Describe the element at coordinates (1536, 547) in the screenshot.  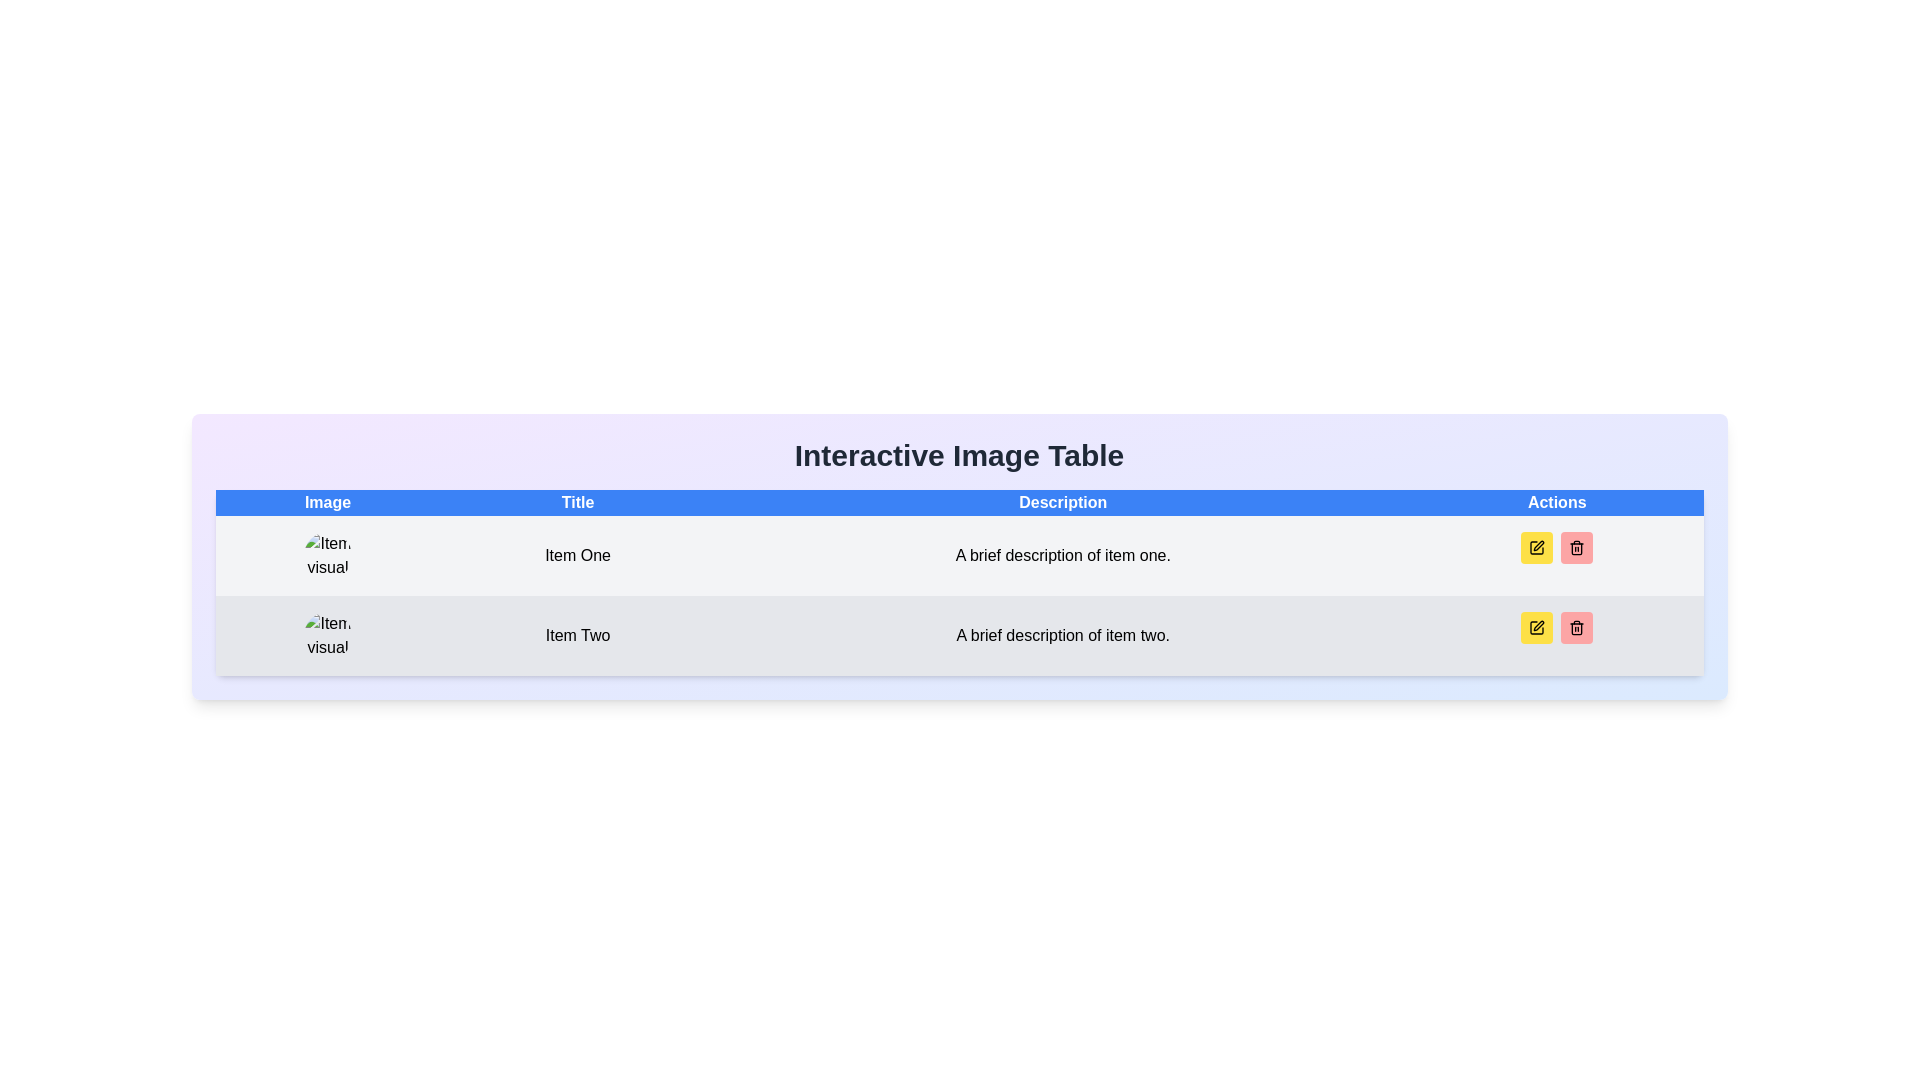
I see `the edit button in the 'Actions' column for the row corresponding to 'Item One'` at that location.